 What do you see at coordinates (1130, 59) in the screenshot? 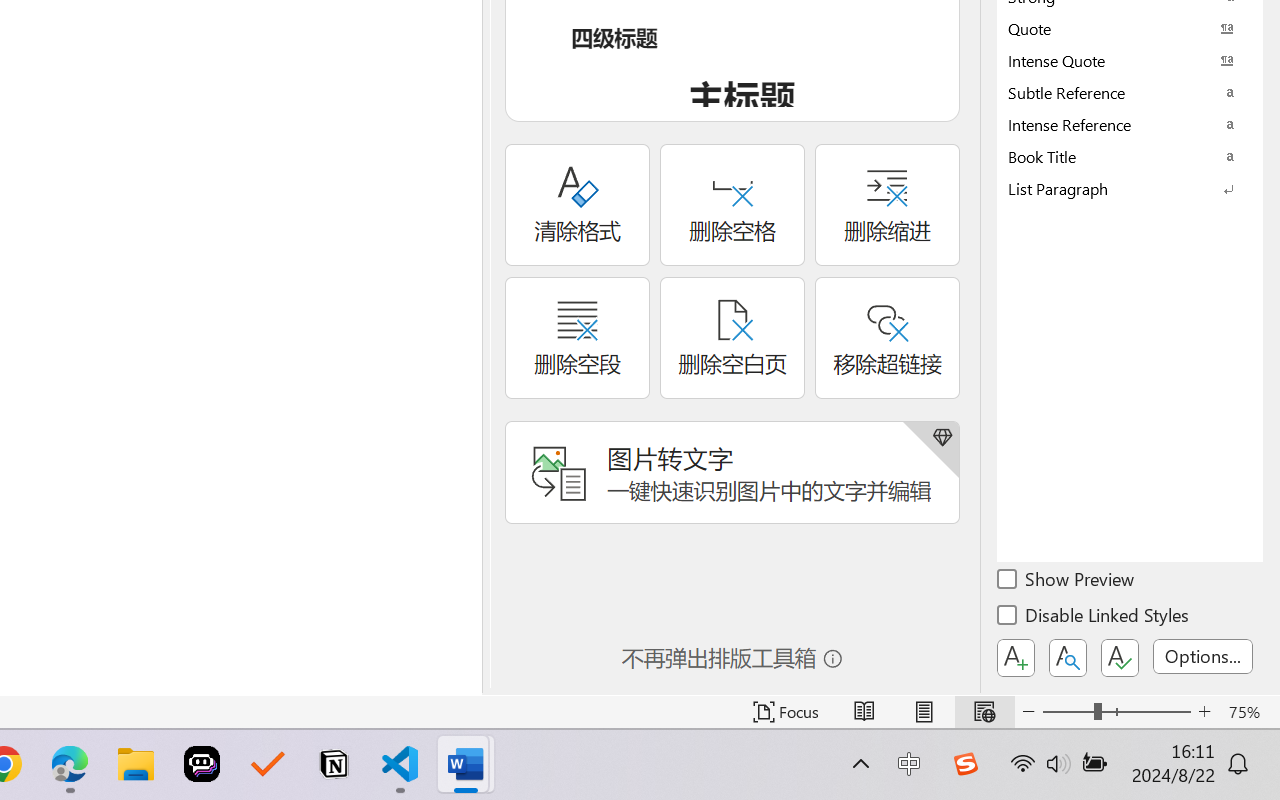
I see `'Intense Quote'` at bounding box center [1130, 59].